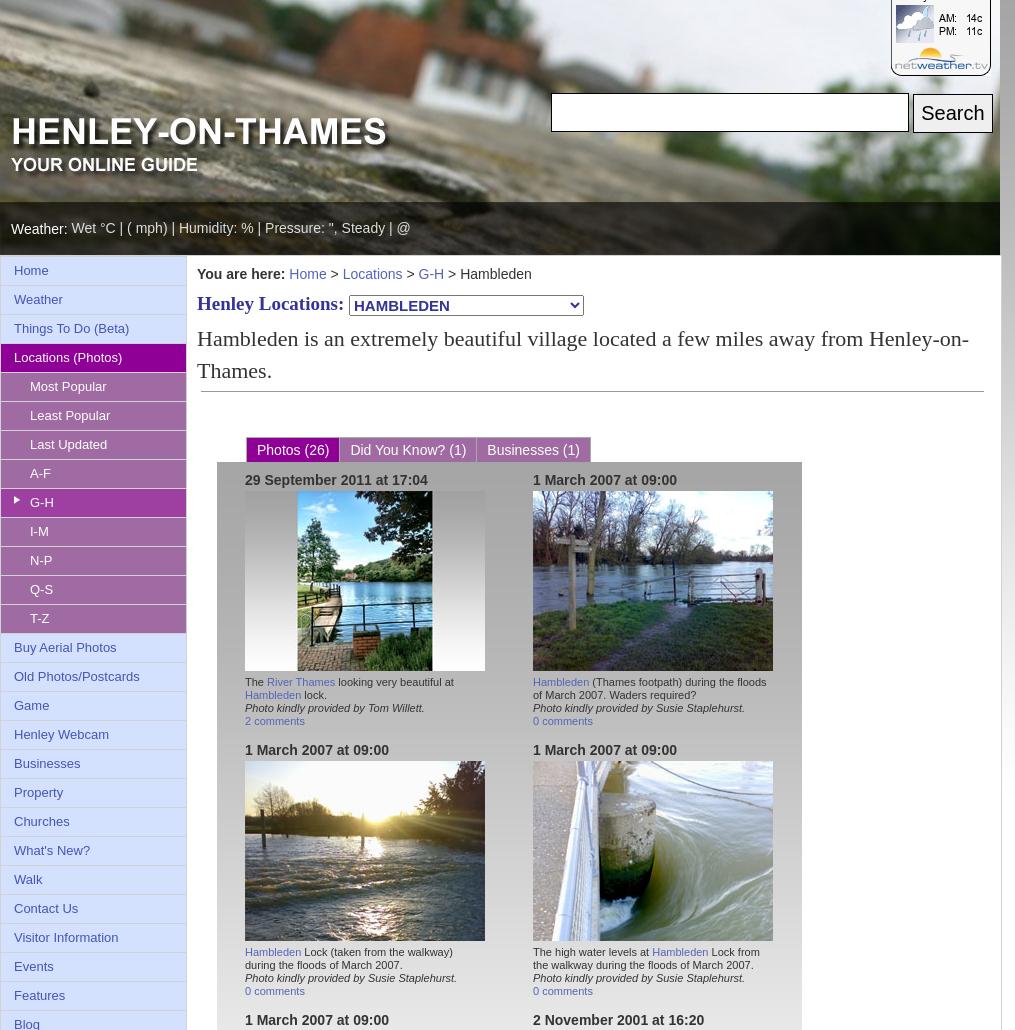 Image resolution: width=1015 pixels, height=1030 pixels. Describe the element at coordinates (340, 272) in the screenshot. I see `'Locations'` at that location.